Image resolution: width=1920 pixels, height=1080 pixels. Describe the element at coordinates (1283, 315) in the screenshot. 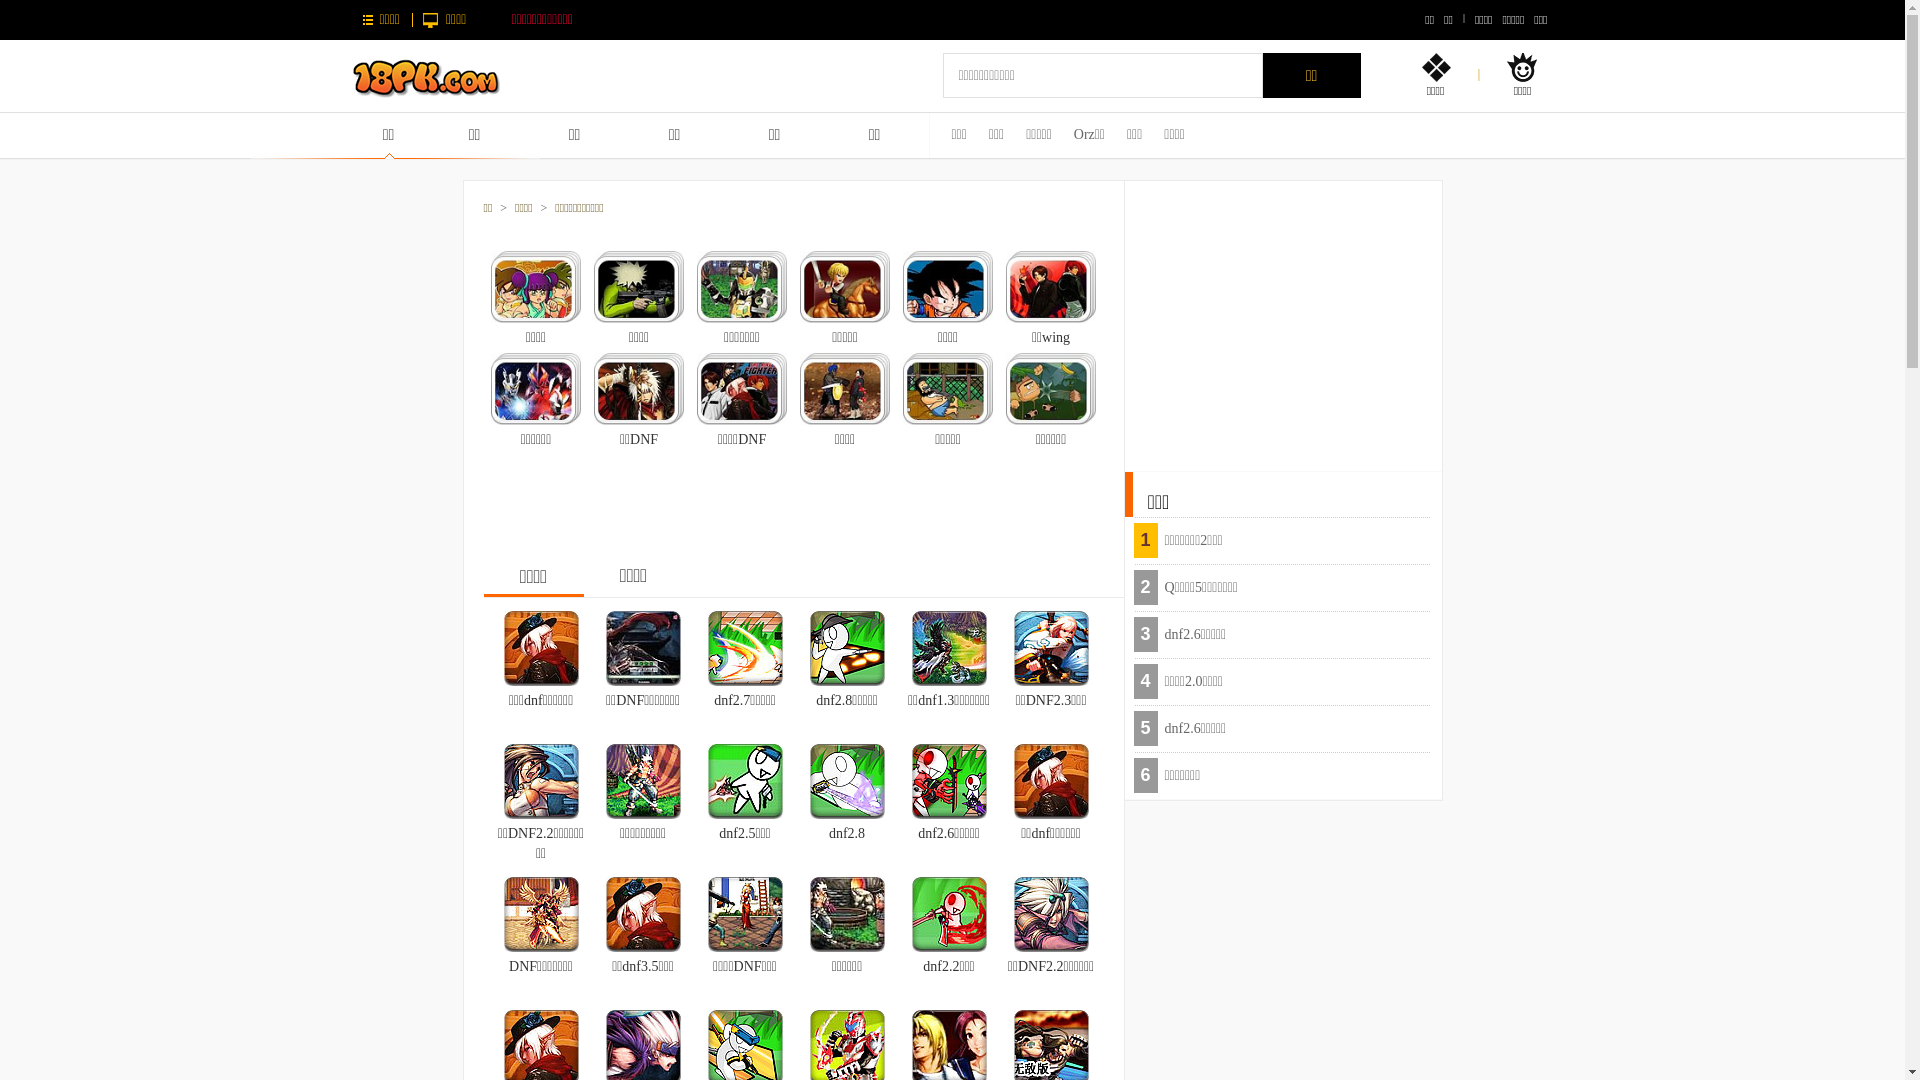

I see `'Advertisement'` at that location.